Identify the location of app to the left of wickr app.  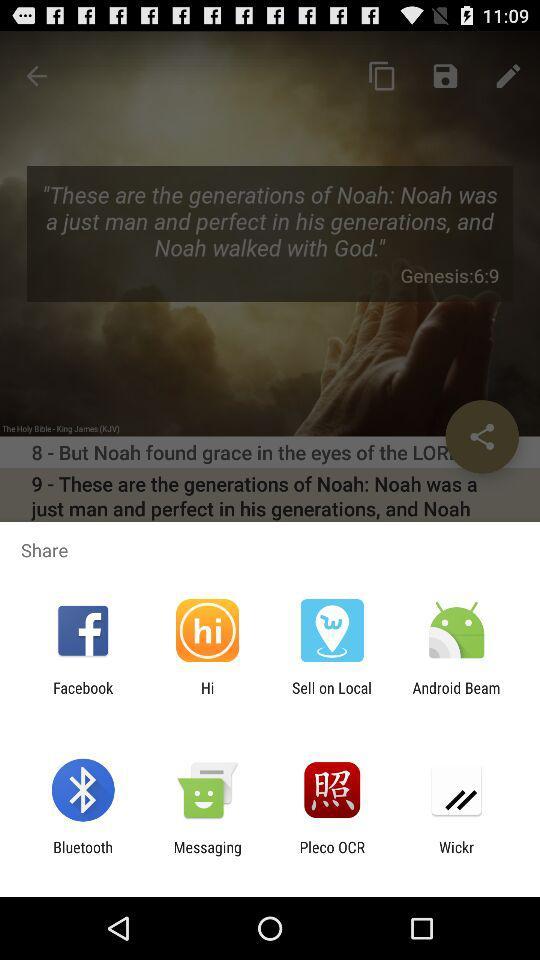
(332, 855).